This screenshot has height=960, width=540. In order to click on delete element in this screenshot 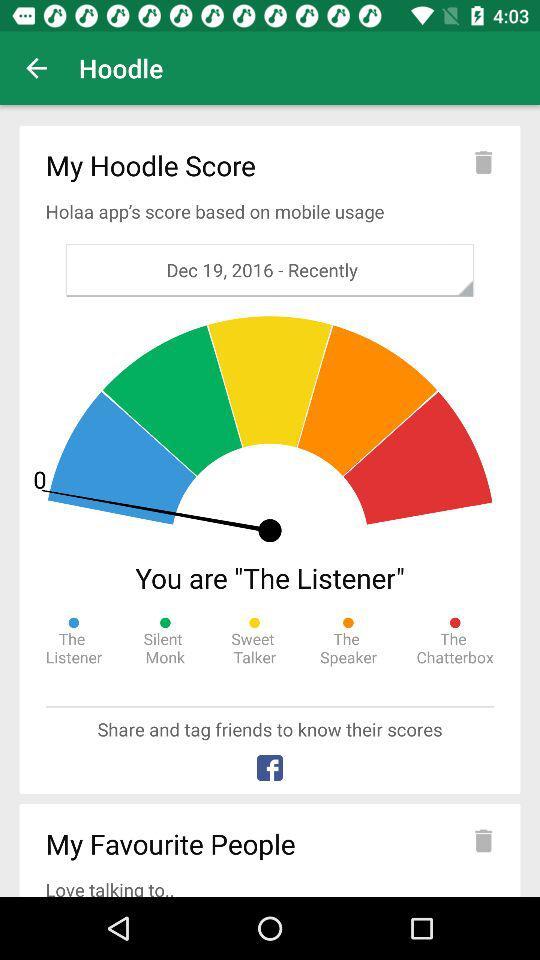, I will do `click(482, 840)`.